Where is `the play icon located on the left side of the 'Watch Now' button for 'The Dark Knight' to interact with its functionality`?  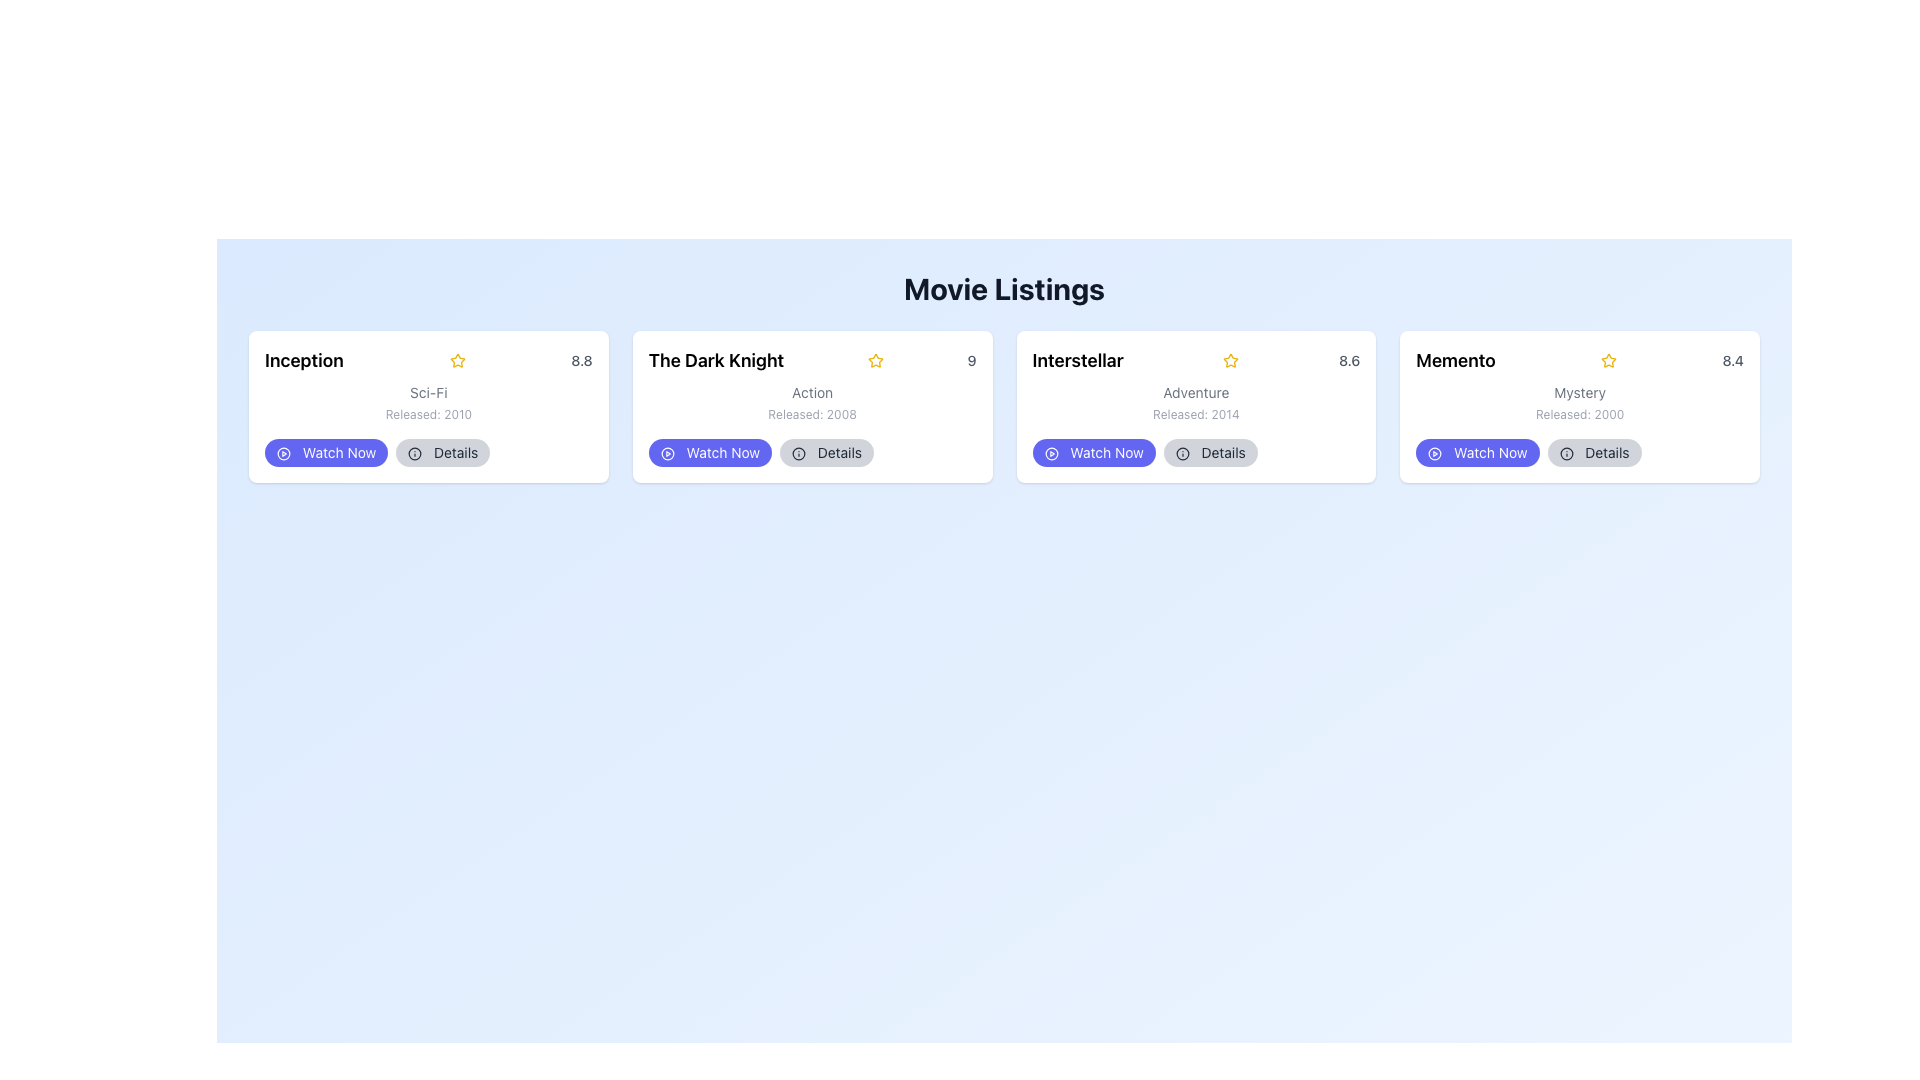
the play icon located on the left side of the 'Watch Now' button for 'The Dark Knight' to interact with its functionality is located at coordinates (667, 454).